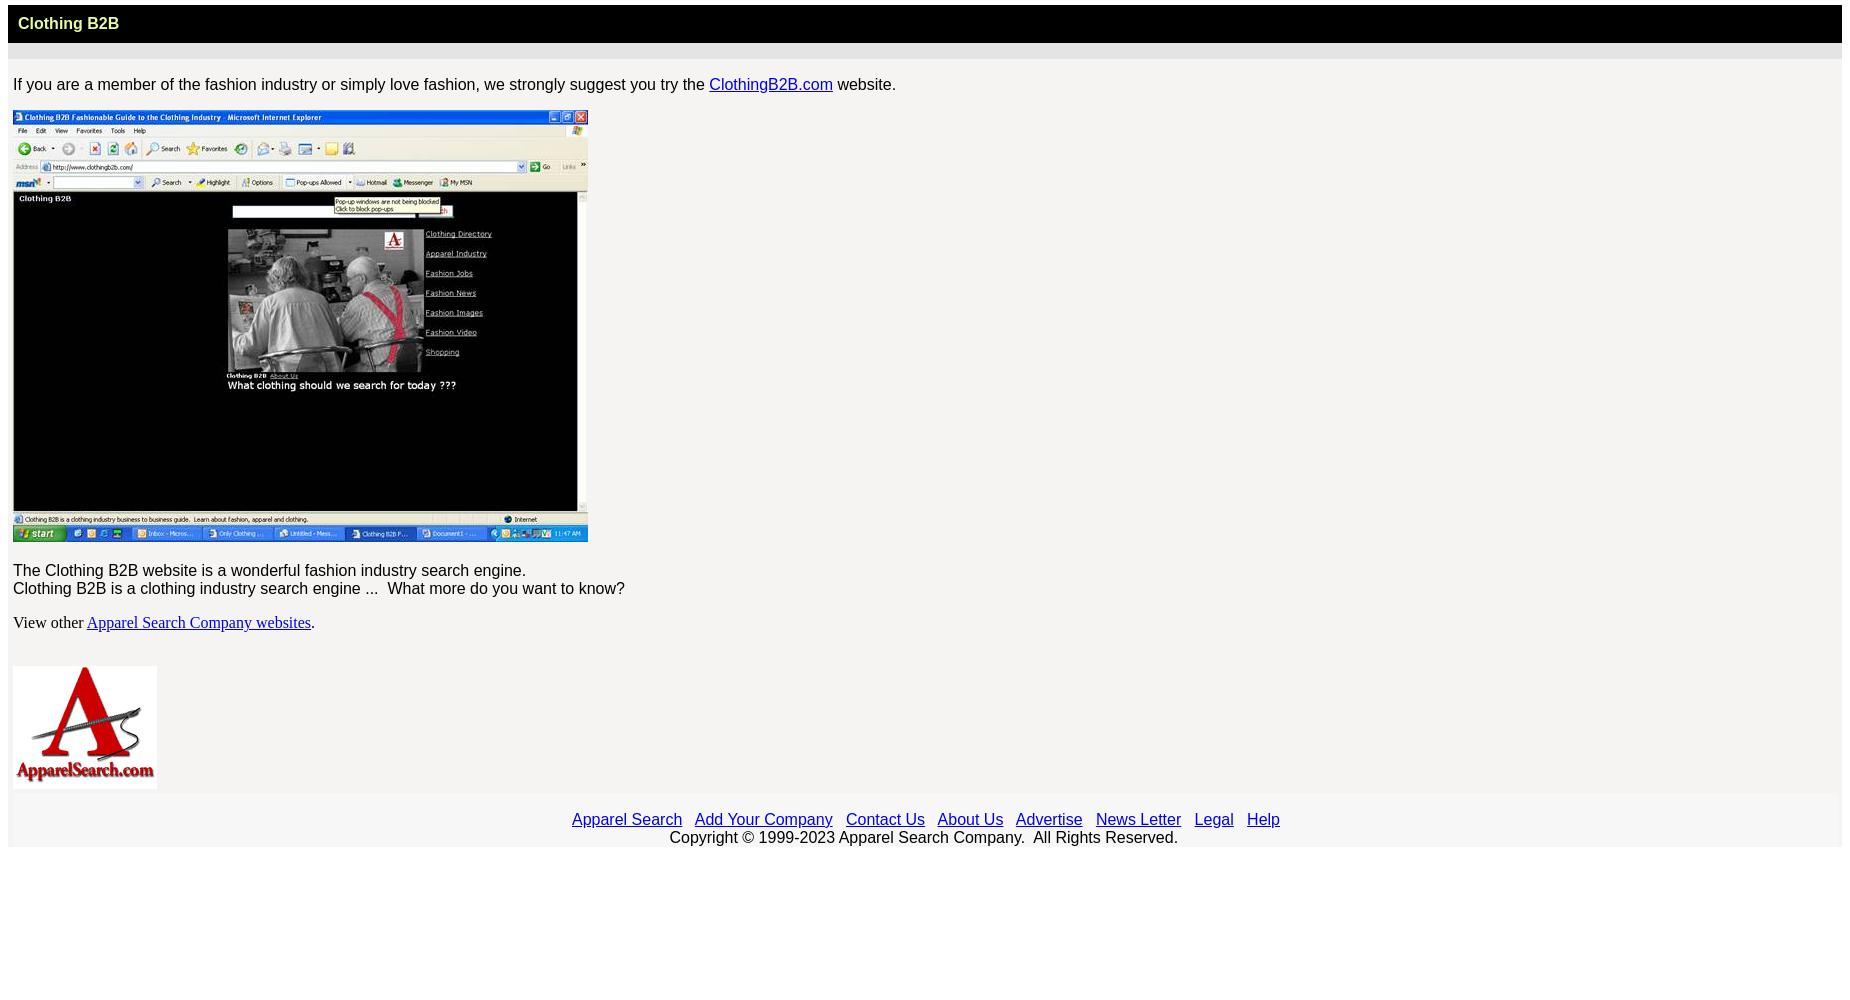 Image resolution: width=1850 pixels, height=1000 pixels. What do you see at coordinates (626, 818) in the screenshot?
I see `'Apparel 
		Search'` at bounding box center [626, 818].